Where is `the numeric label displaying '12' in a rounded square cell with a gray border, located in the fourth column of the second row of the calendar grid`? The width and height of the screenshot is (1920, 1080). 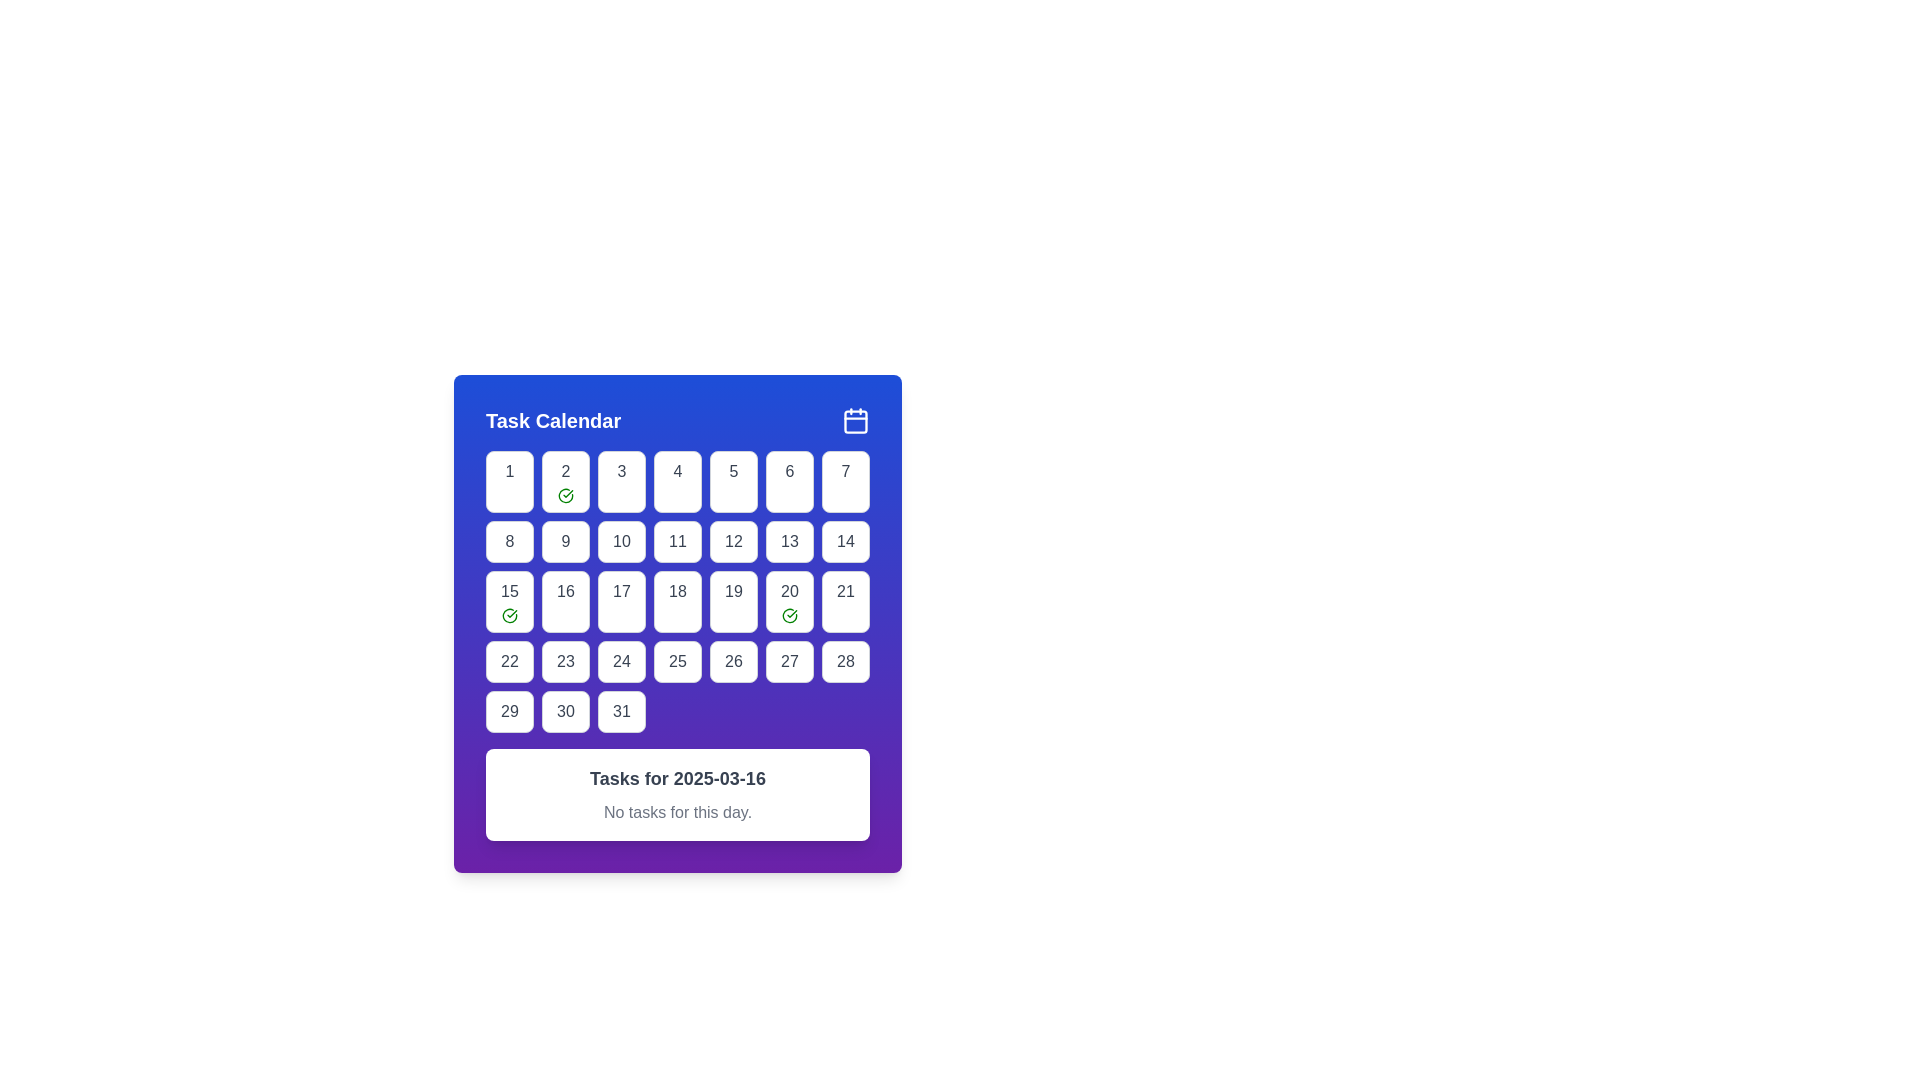 the numeric label displaying '12' in a rounded square cell with a gray border, located in the fourth column of the second row of the calendar grid is located at coordinates (733, 542).